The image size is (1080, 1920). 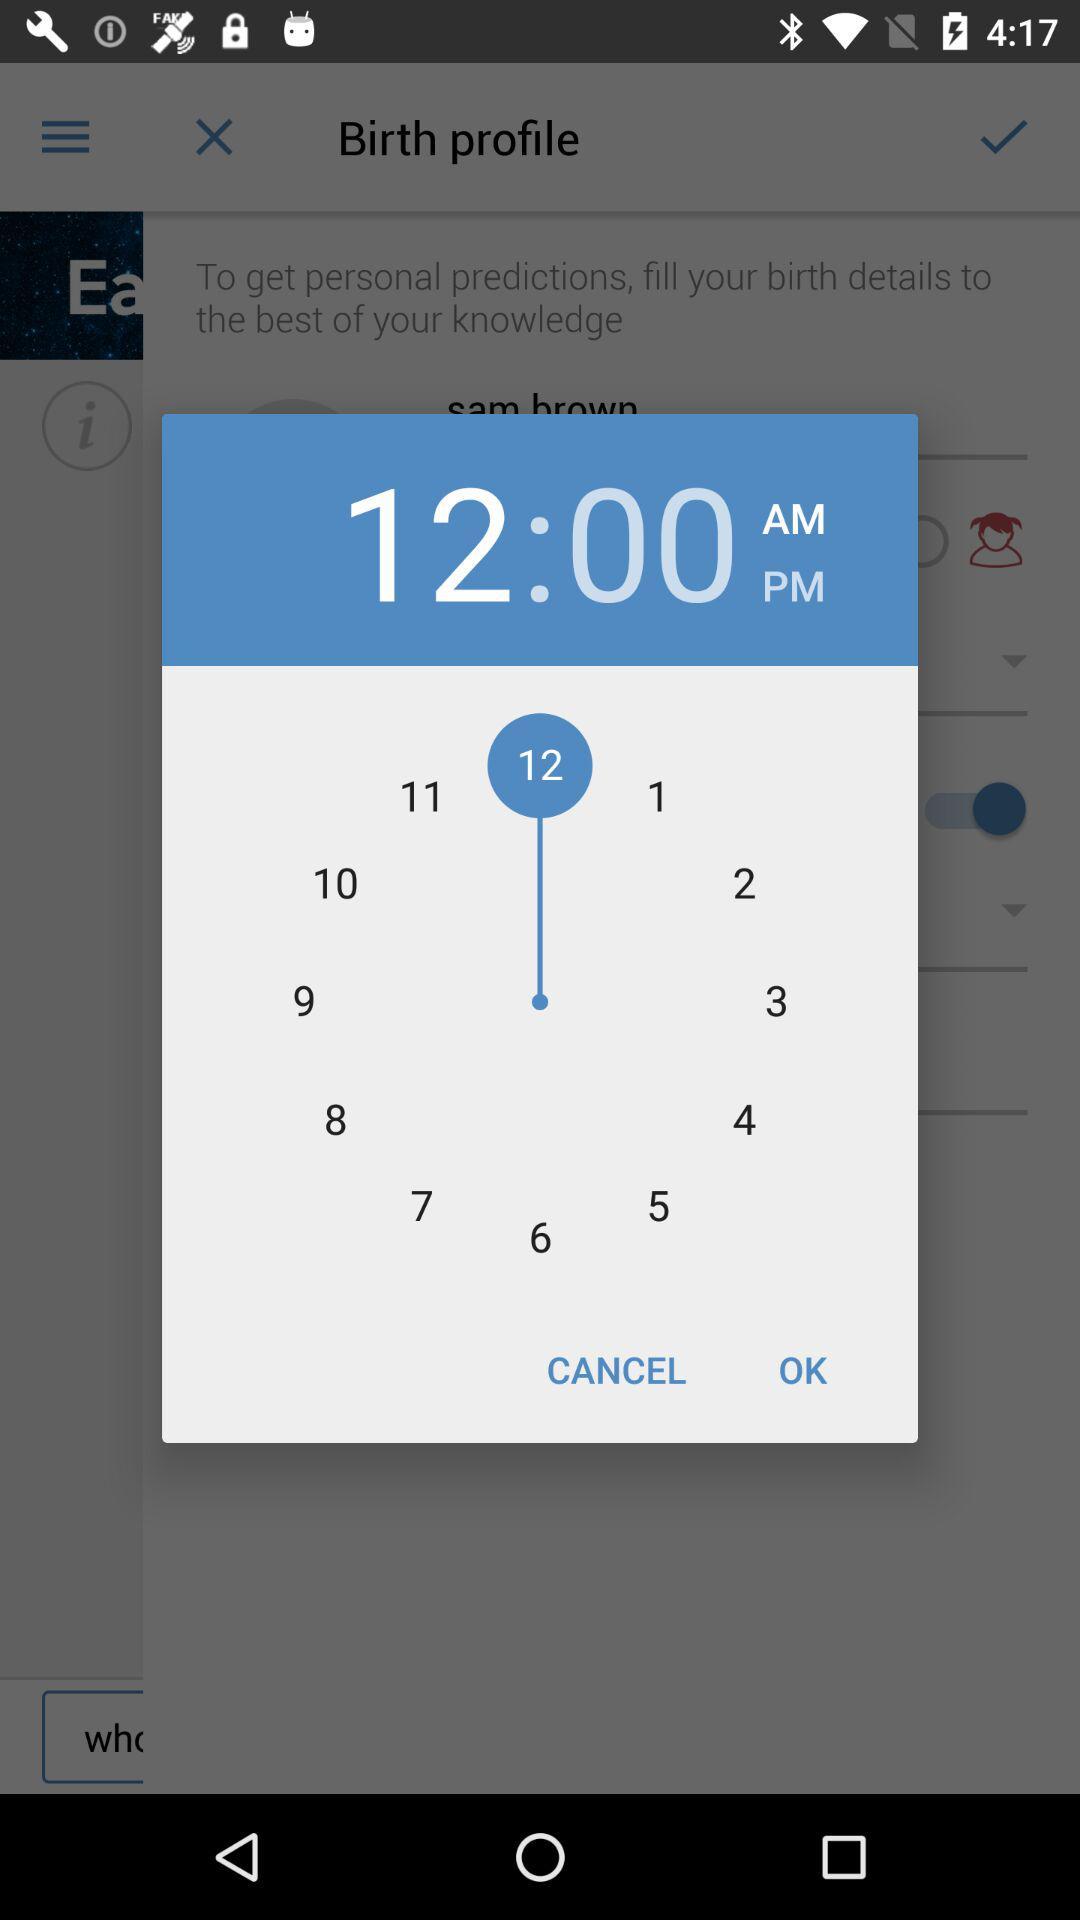 What do you see at coordinates (425, 539) in the screenshot?
I see `12` at bounding box center [425, 539].